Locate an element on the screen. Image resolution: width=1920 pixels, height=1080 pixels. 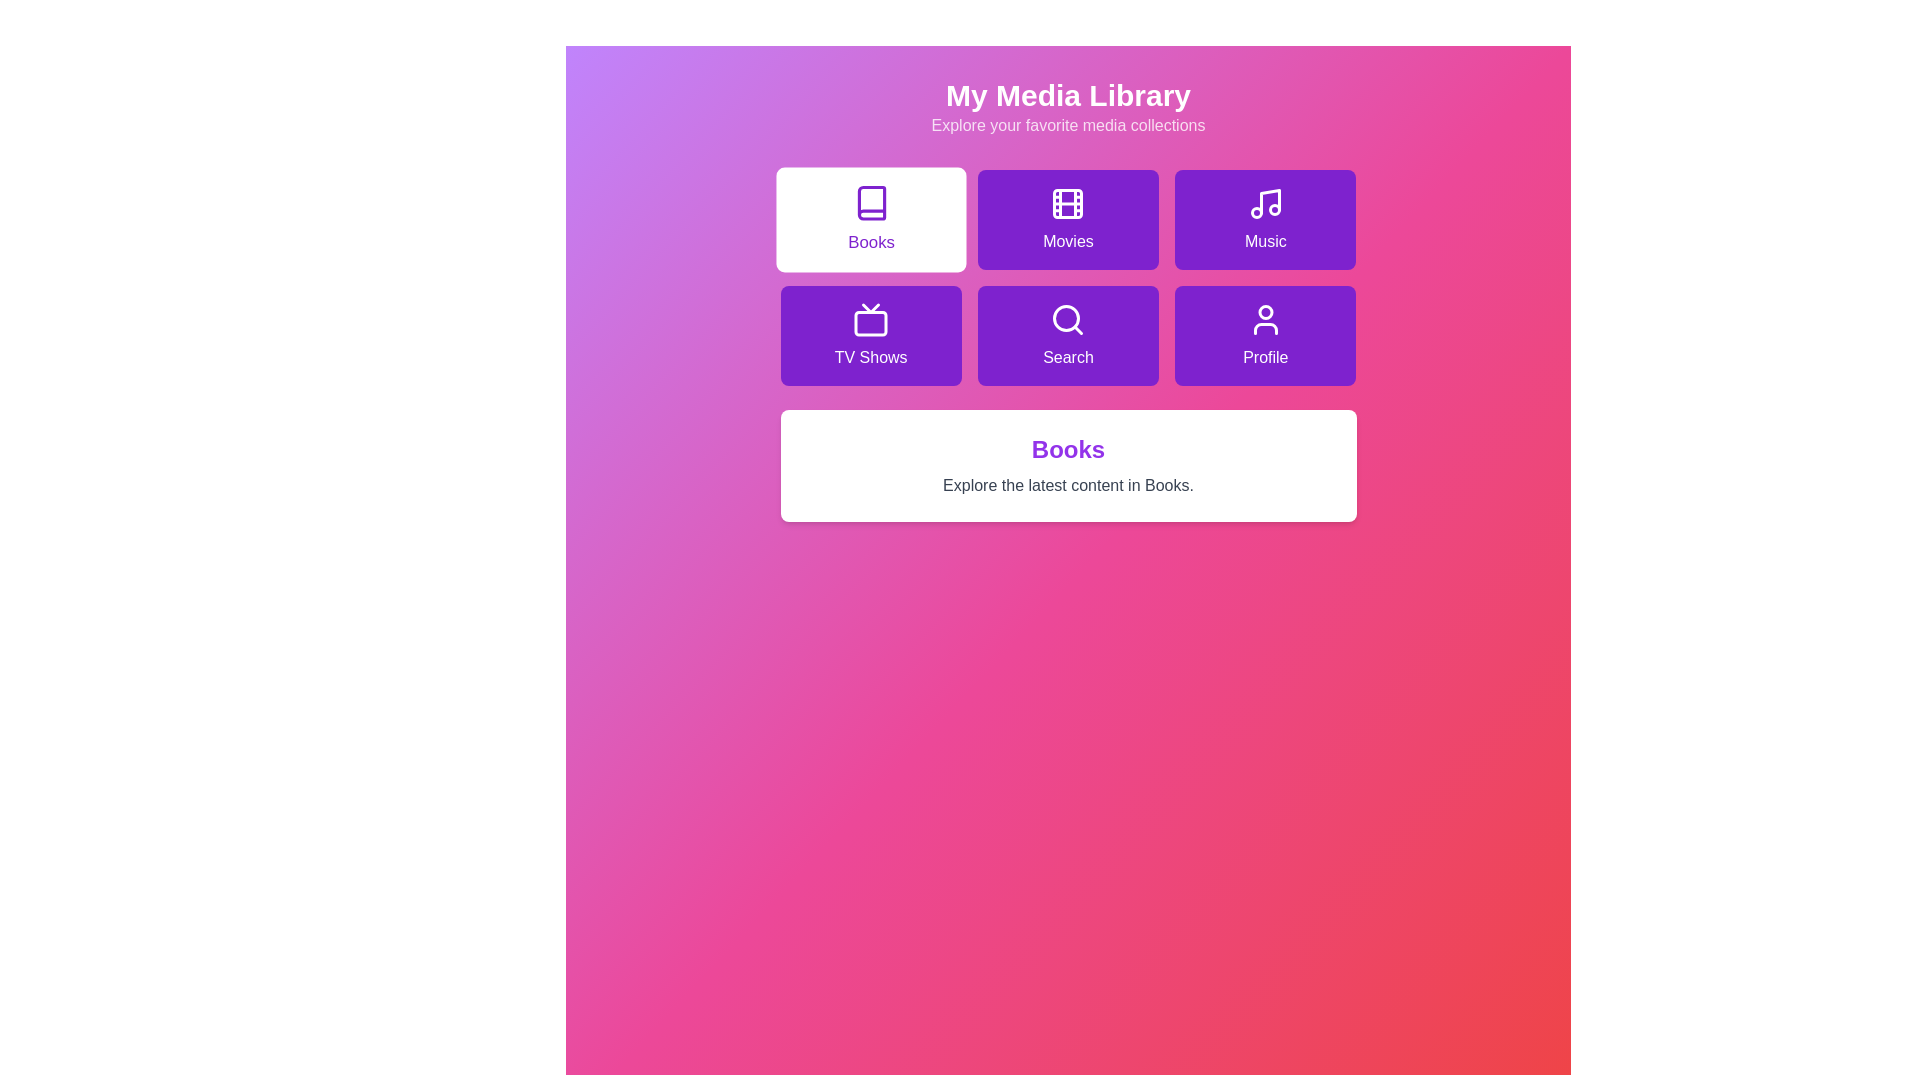
the circular element representing the user's profile within the 'Profile' icon is located at coordinates (1264, 312).